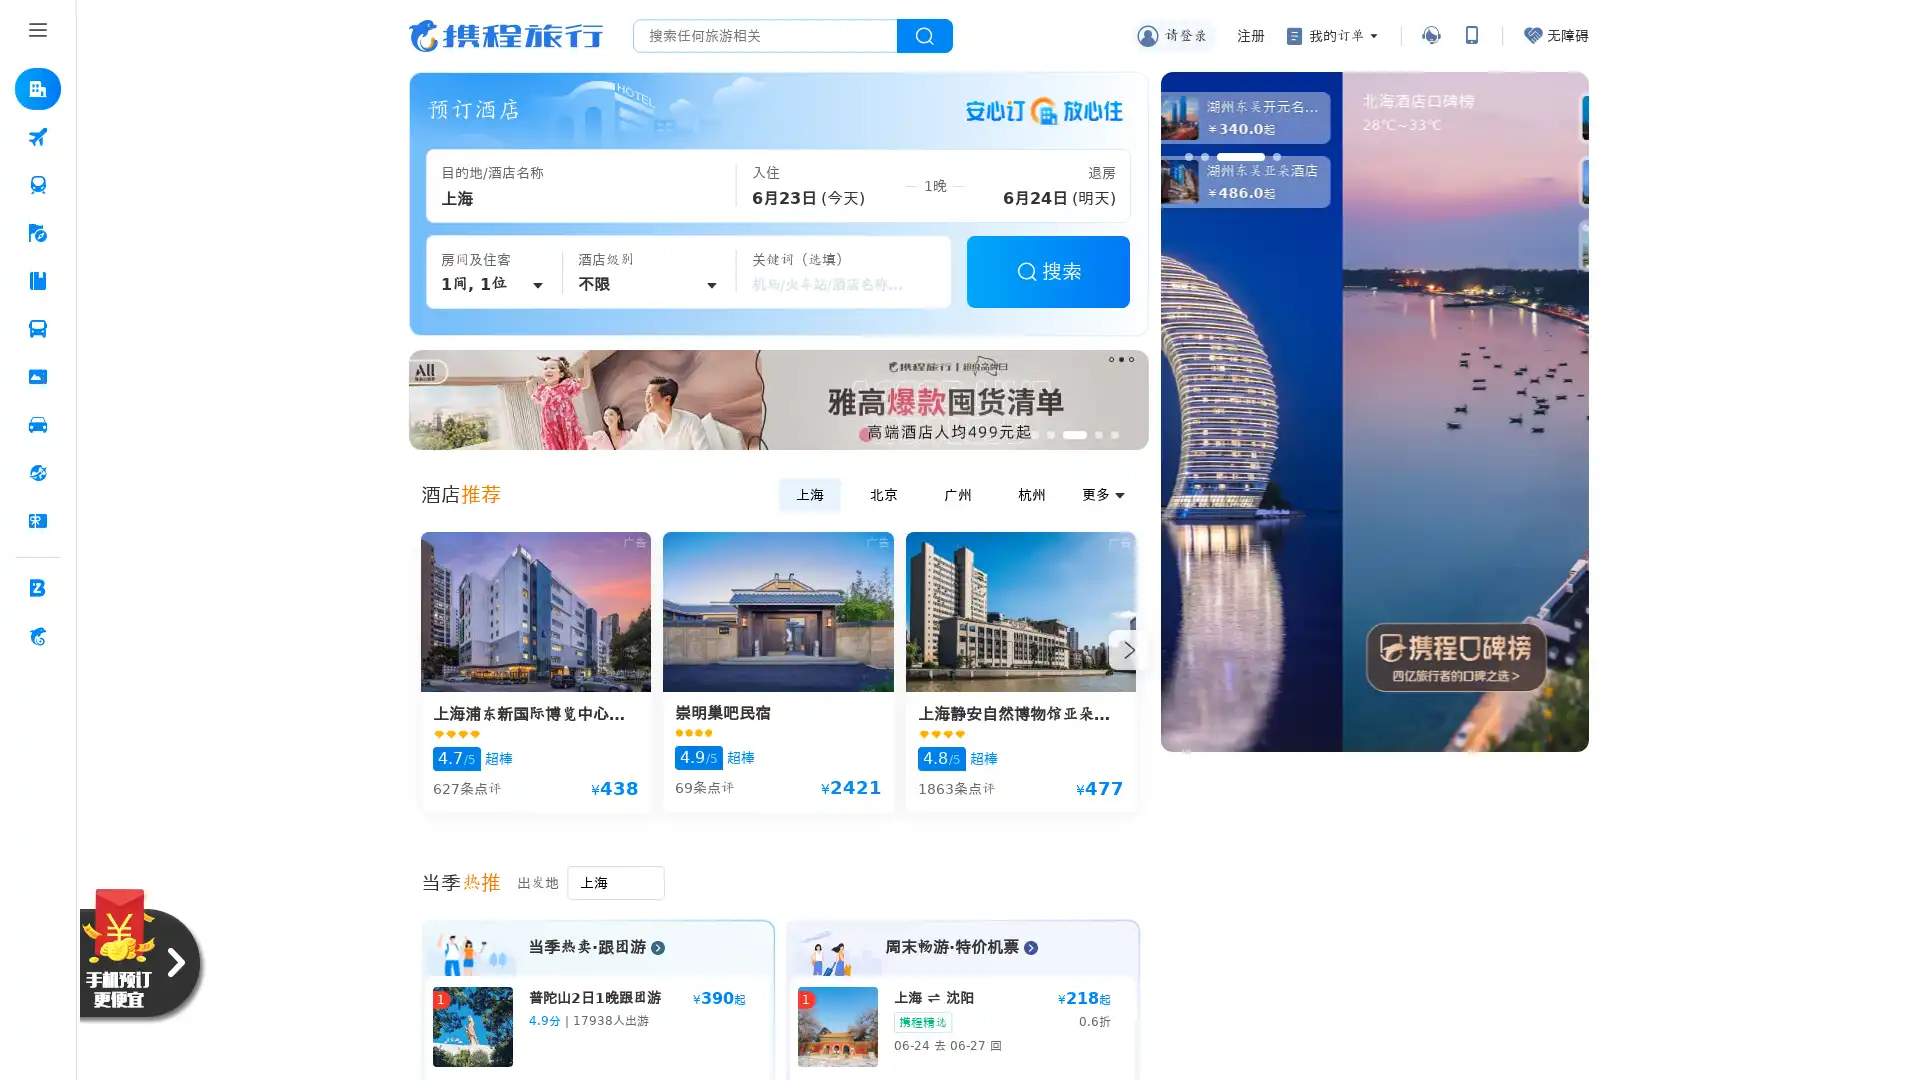 The height and width of the screenshot is (1080, 1920). Describe the element at coordinates (1255, 156) in the screenshot. I see `Go to slide 4` at that location.